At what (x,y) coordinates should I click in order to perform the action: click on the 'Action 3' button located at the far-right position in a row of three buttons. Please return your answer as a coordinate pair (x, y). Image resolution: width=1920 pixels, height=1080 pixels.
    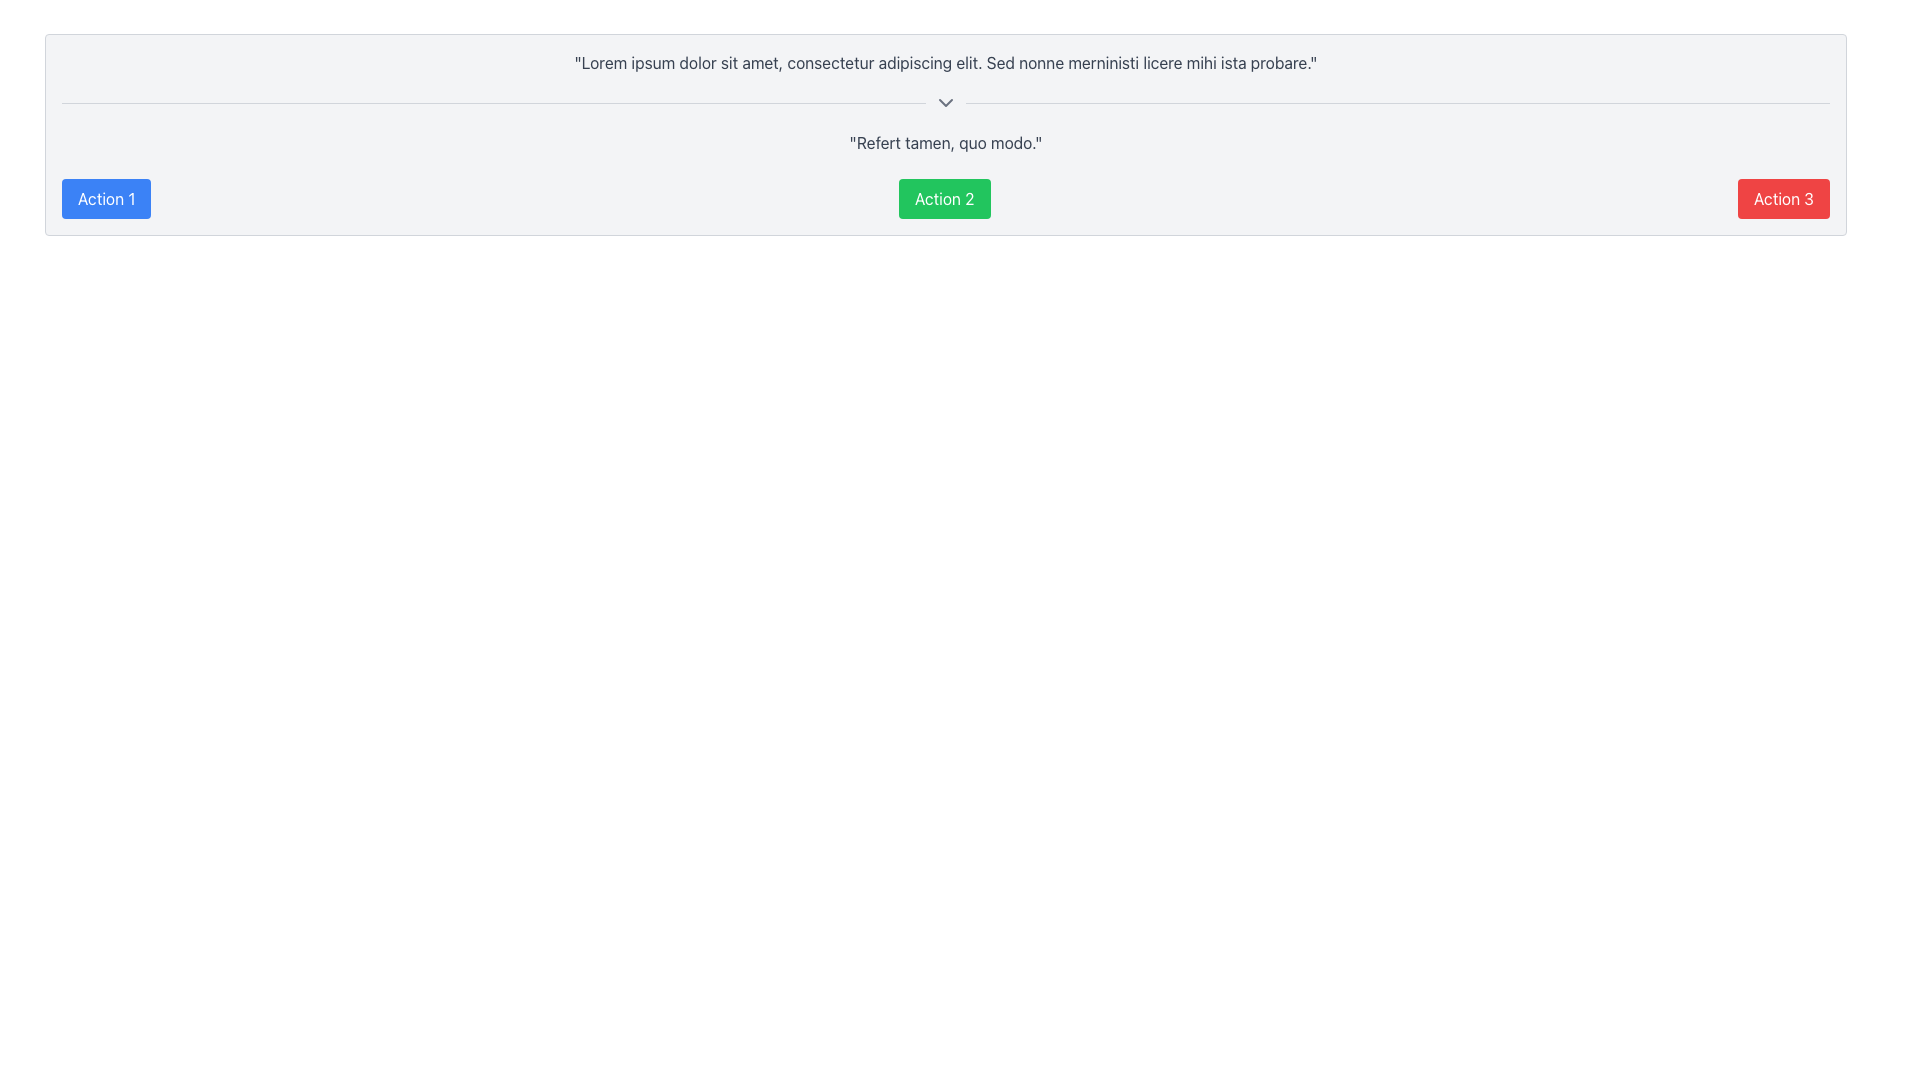
    Looking at the image, I should click on (1784, 199).